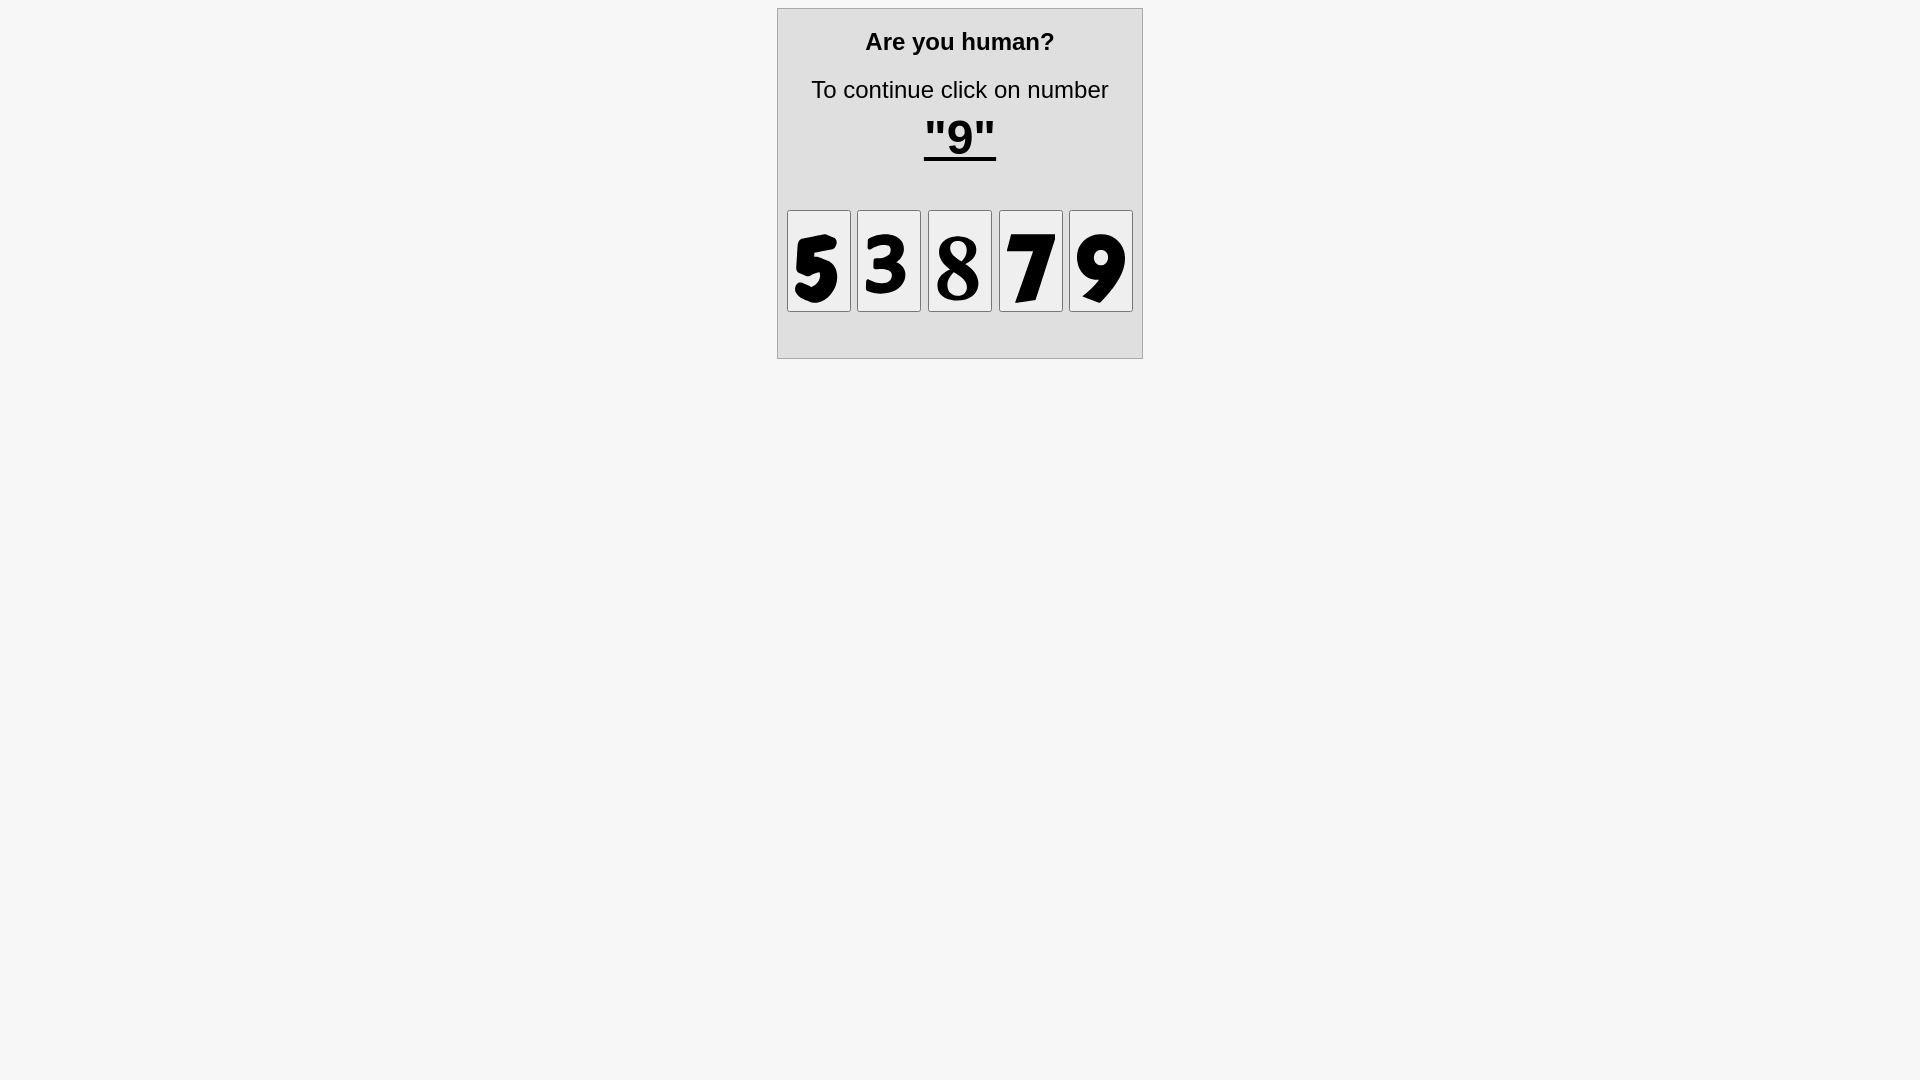 Image resolution: width=1920 pixels, height=1080 pixels. I want to click on '1732439013185050', so click(960, 260).